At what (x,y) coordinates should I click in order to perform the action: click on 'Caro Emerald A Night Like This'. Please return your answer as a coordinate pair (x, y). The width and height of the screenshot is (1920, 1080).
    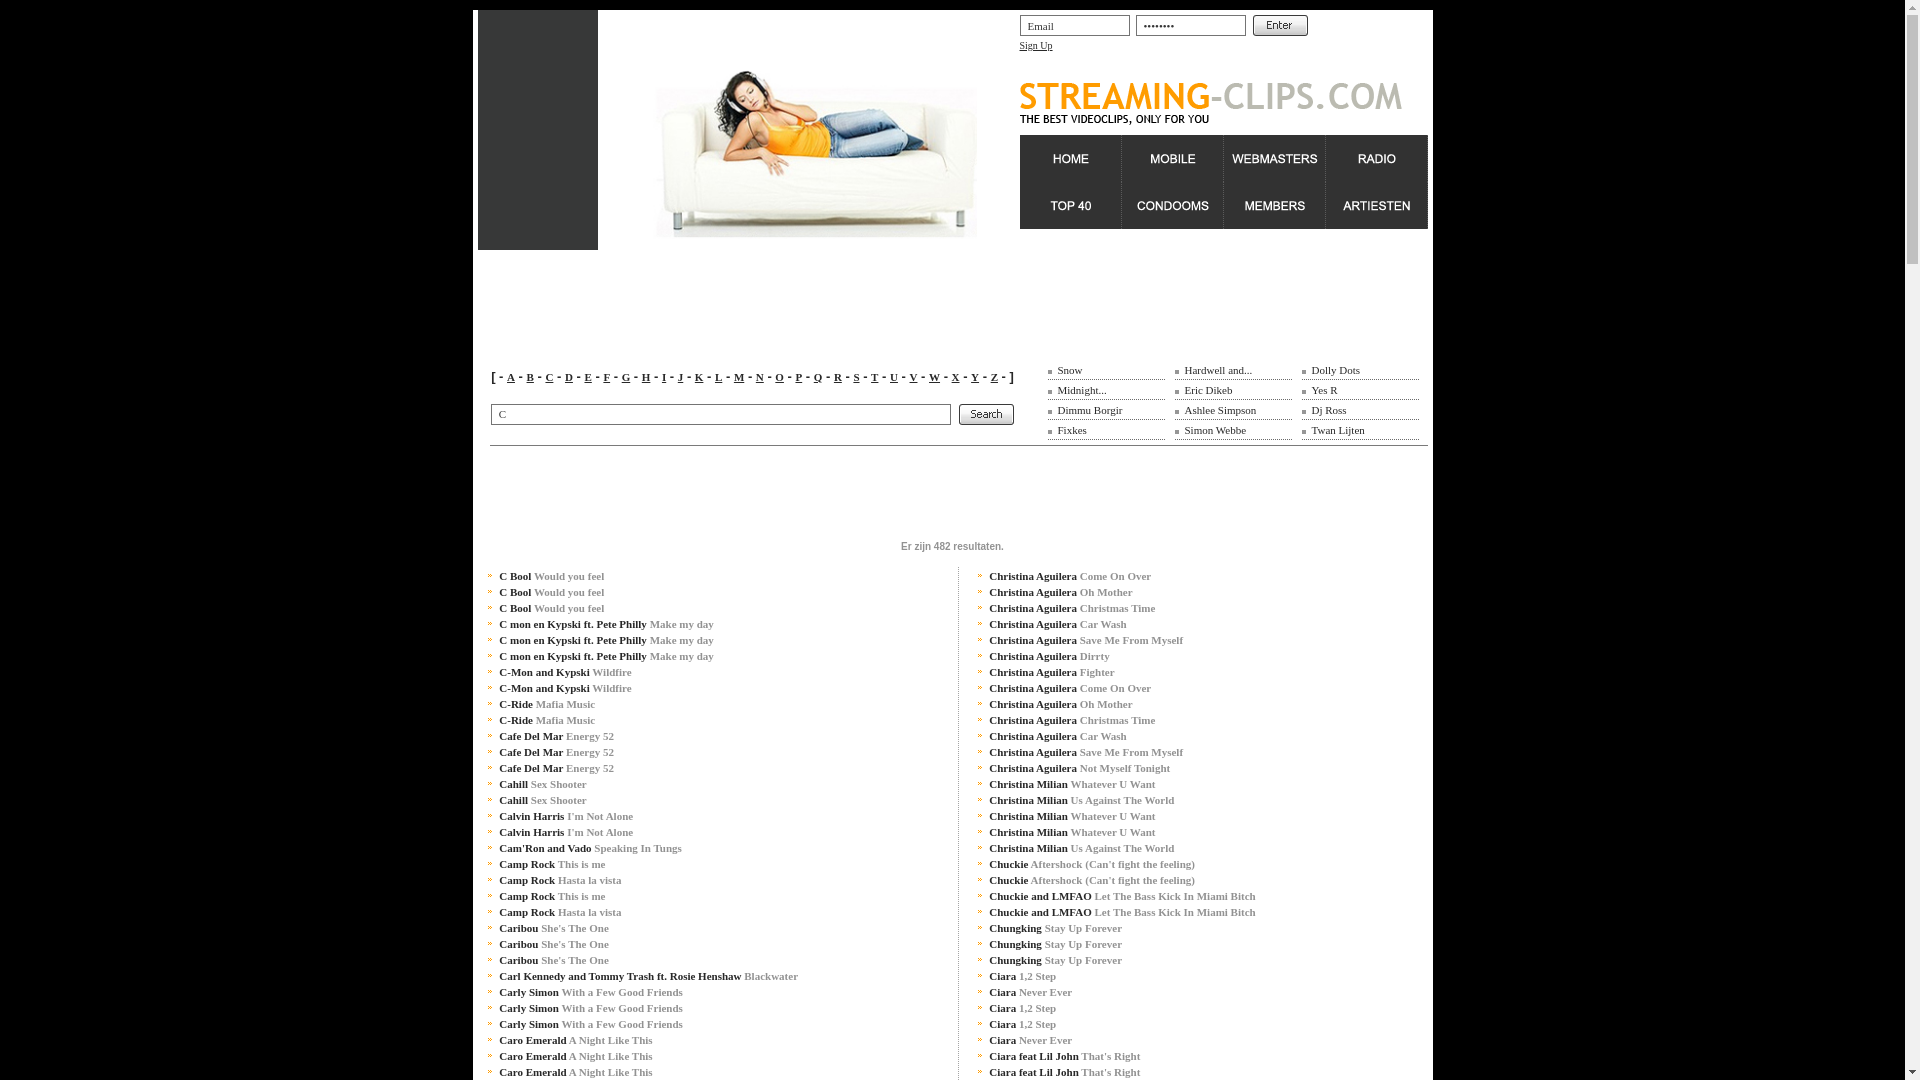
    Looking at the image, I should click on (574, 1055).